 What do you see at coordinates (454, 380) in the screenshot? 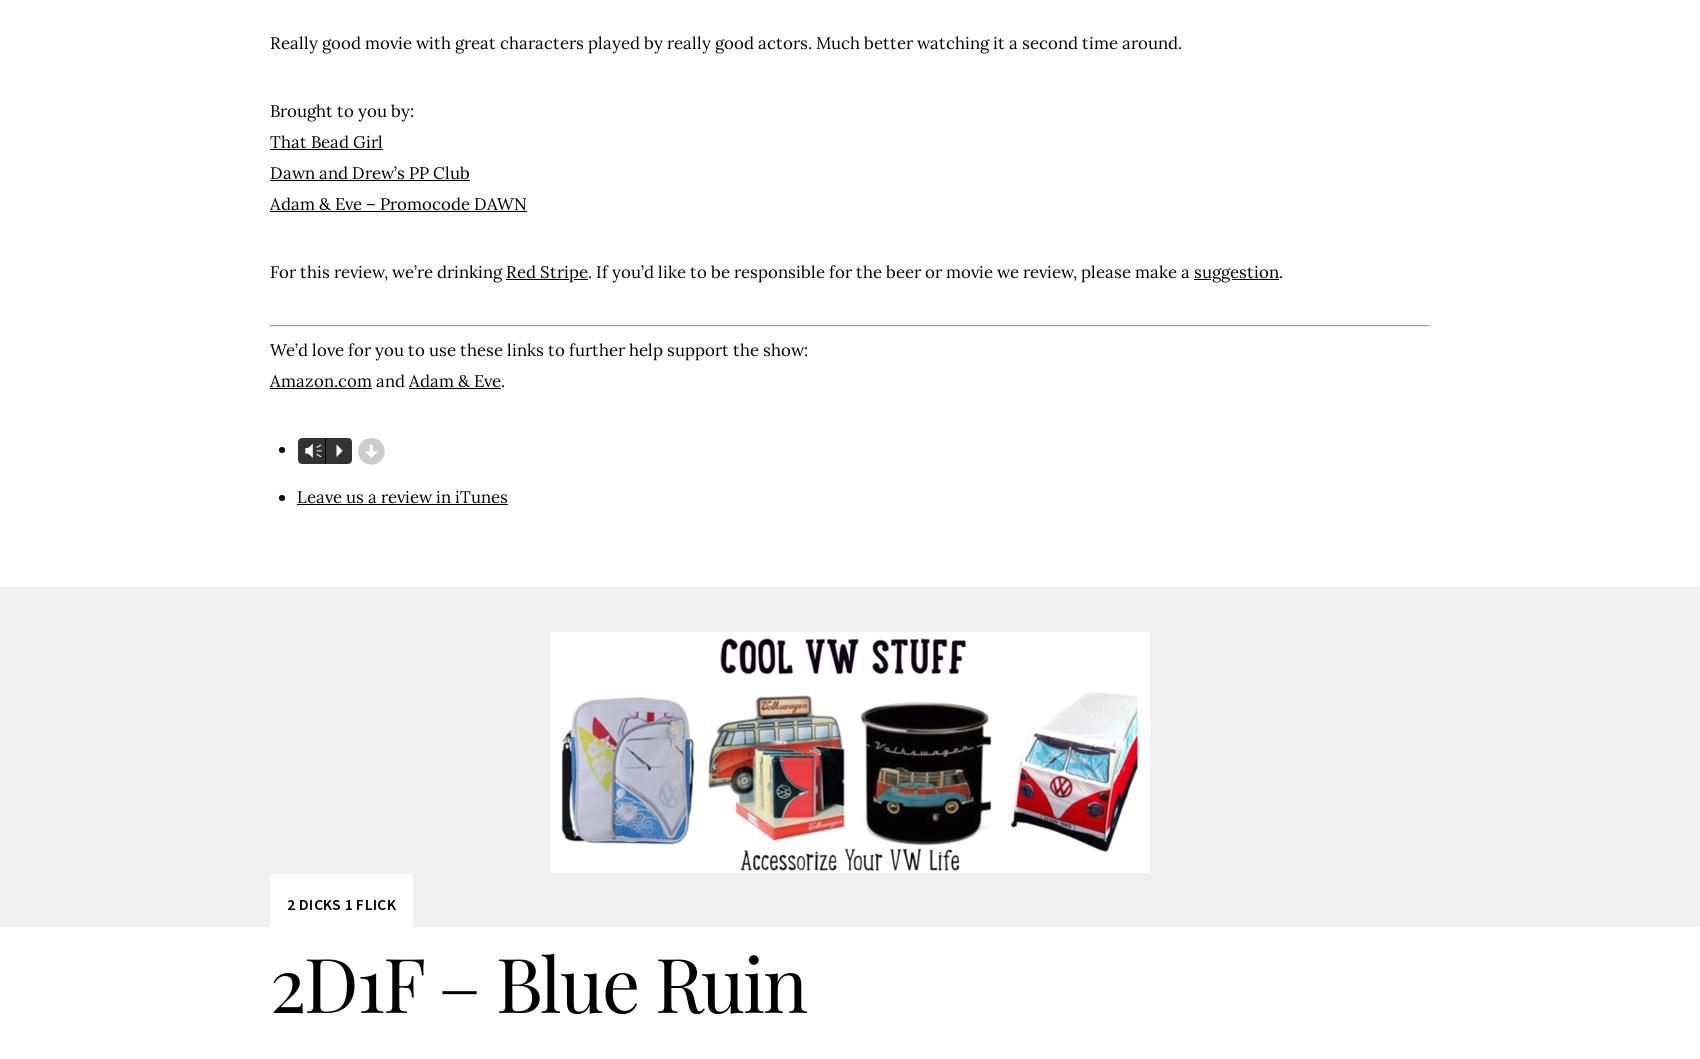
I see `'Adam & Eve'` at bounding box center [454, 380].